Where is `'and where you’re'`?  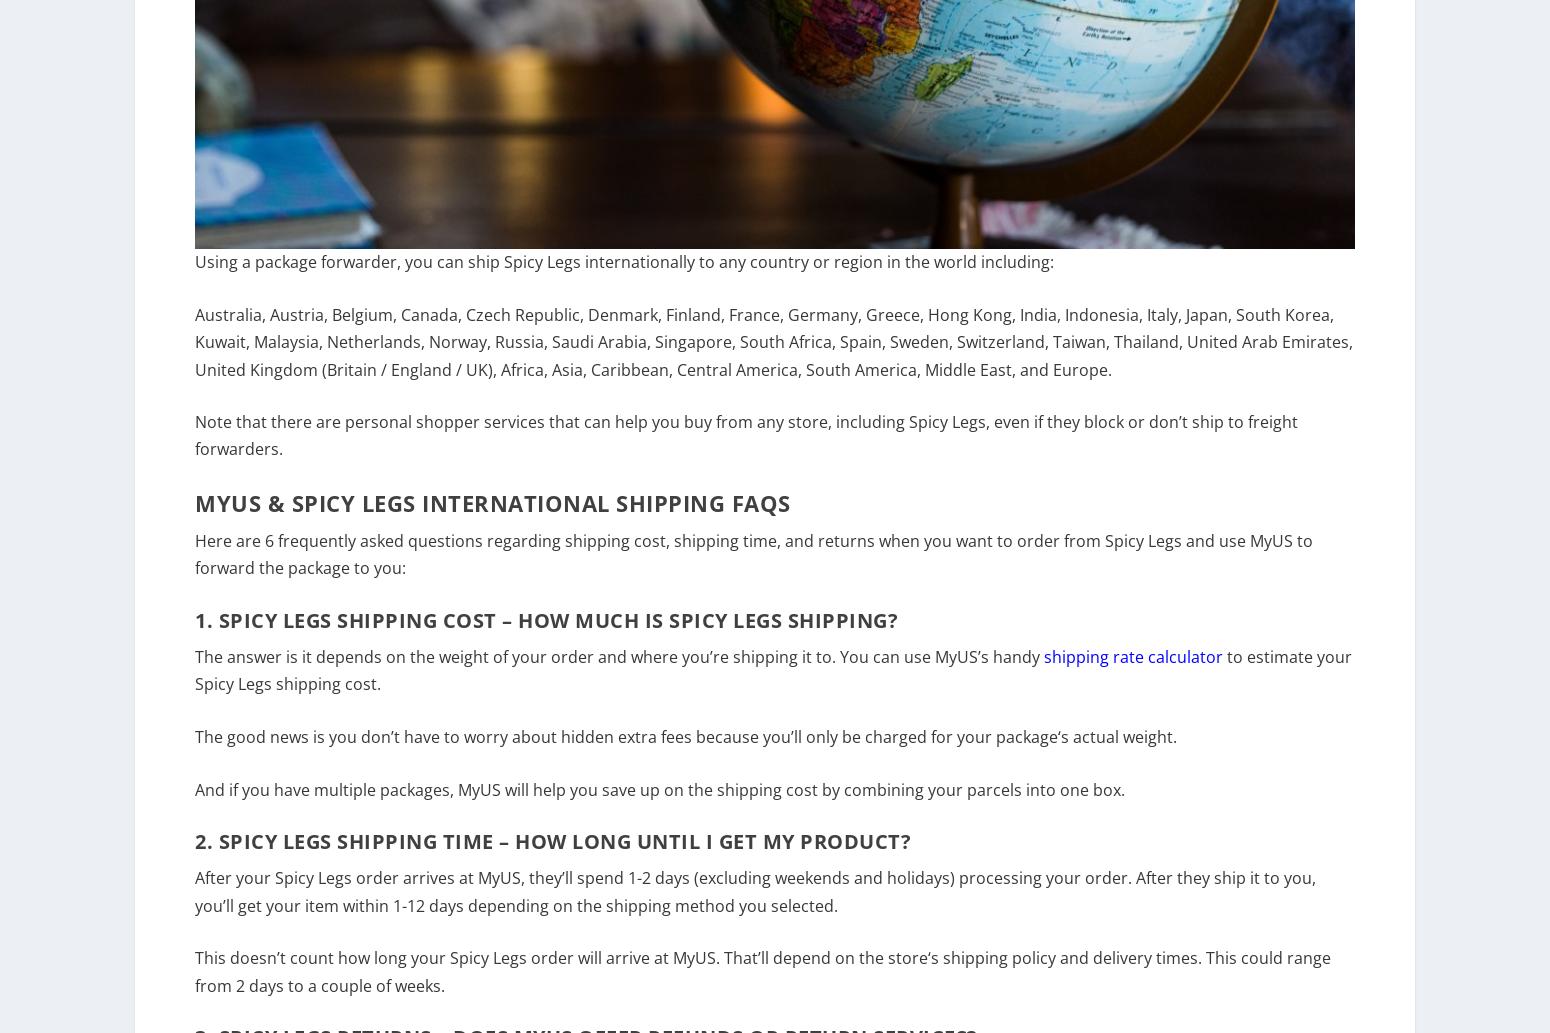 'and where you’re' is located at coordinates (662, 669).